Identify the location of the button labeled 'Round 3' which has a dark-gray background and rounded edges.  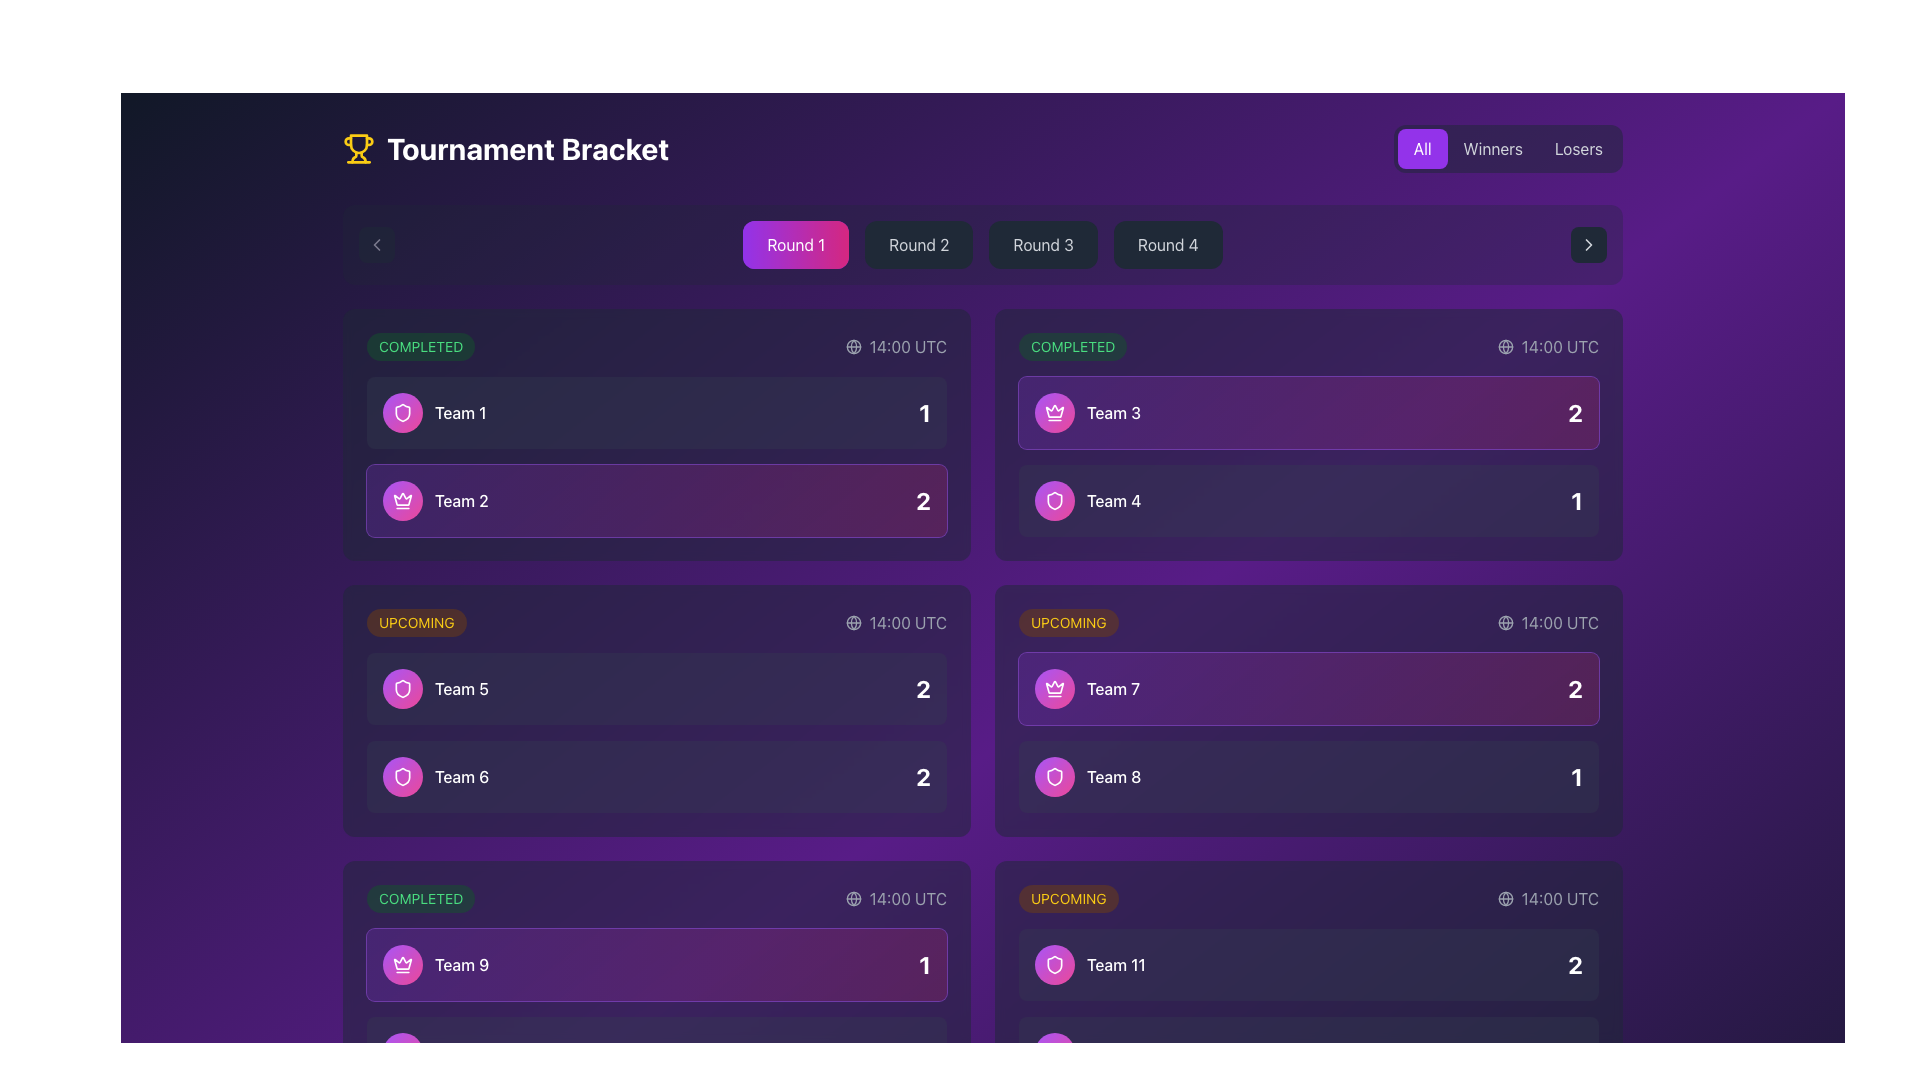
(1042, 244).